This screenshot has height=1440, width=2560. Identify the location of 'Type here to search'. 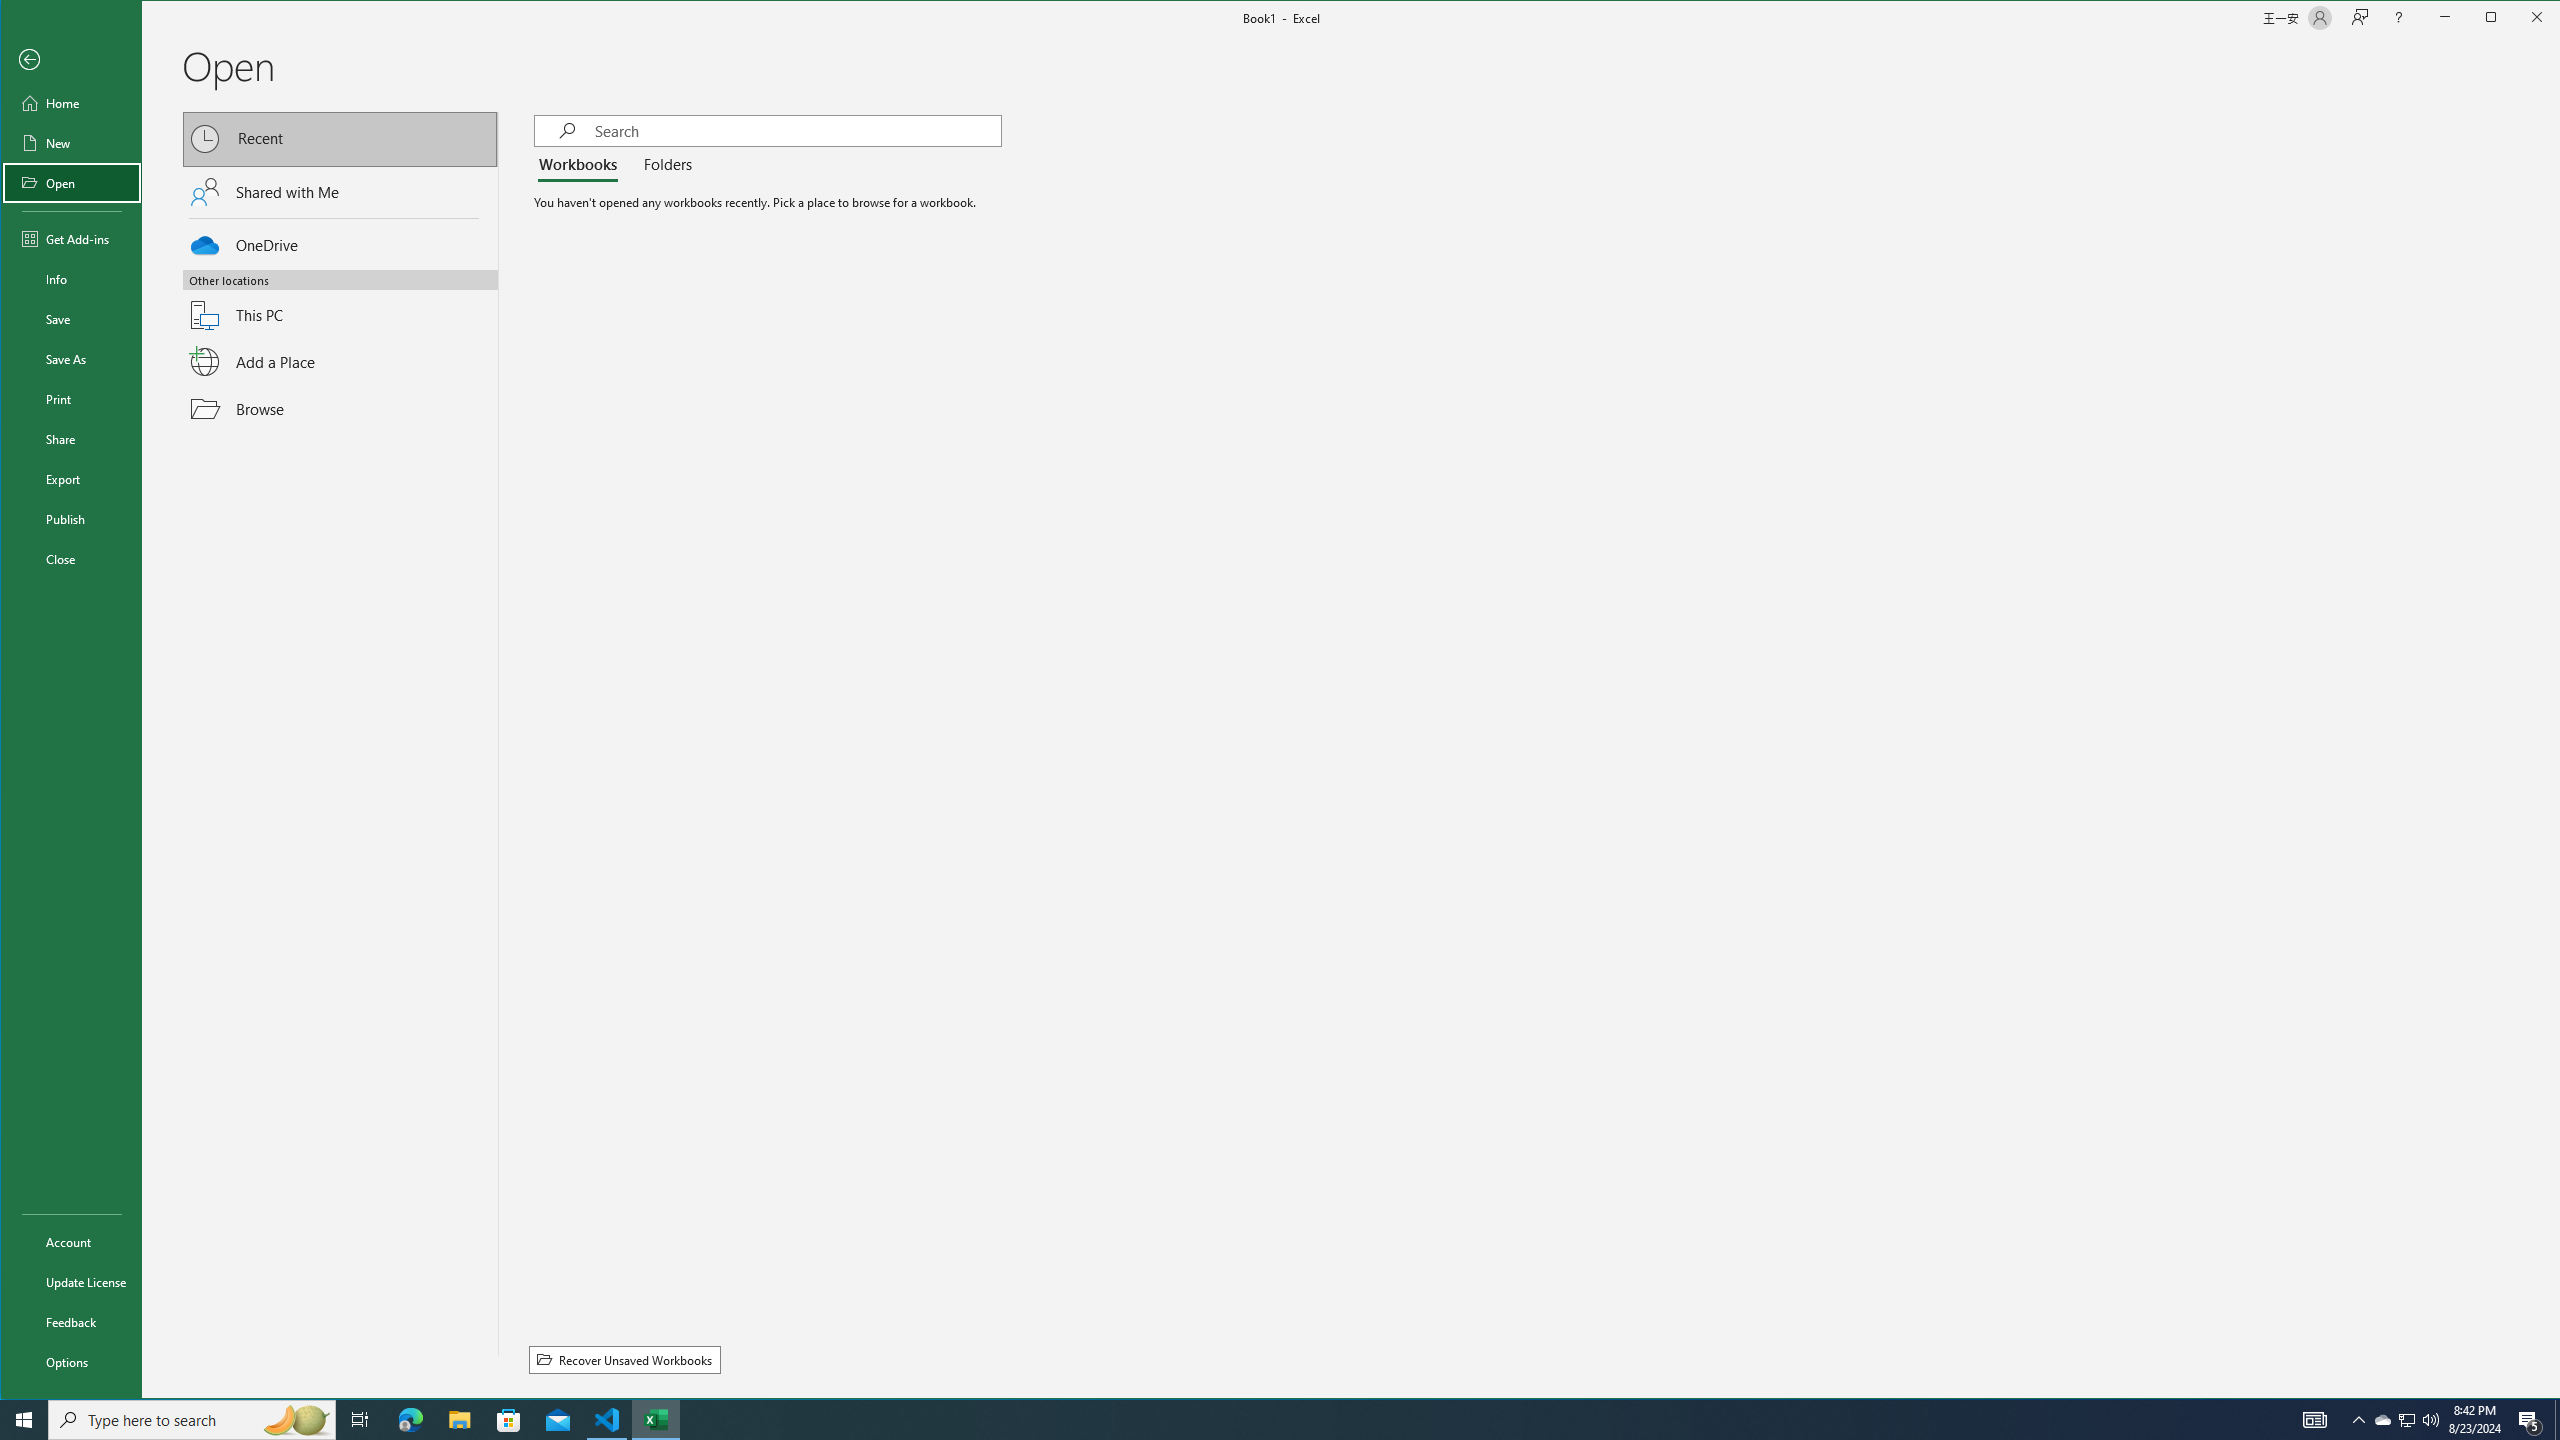
(191, 1418).